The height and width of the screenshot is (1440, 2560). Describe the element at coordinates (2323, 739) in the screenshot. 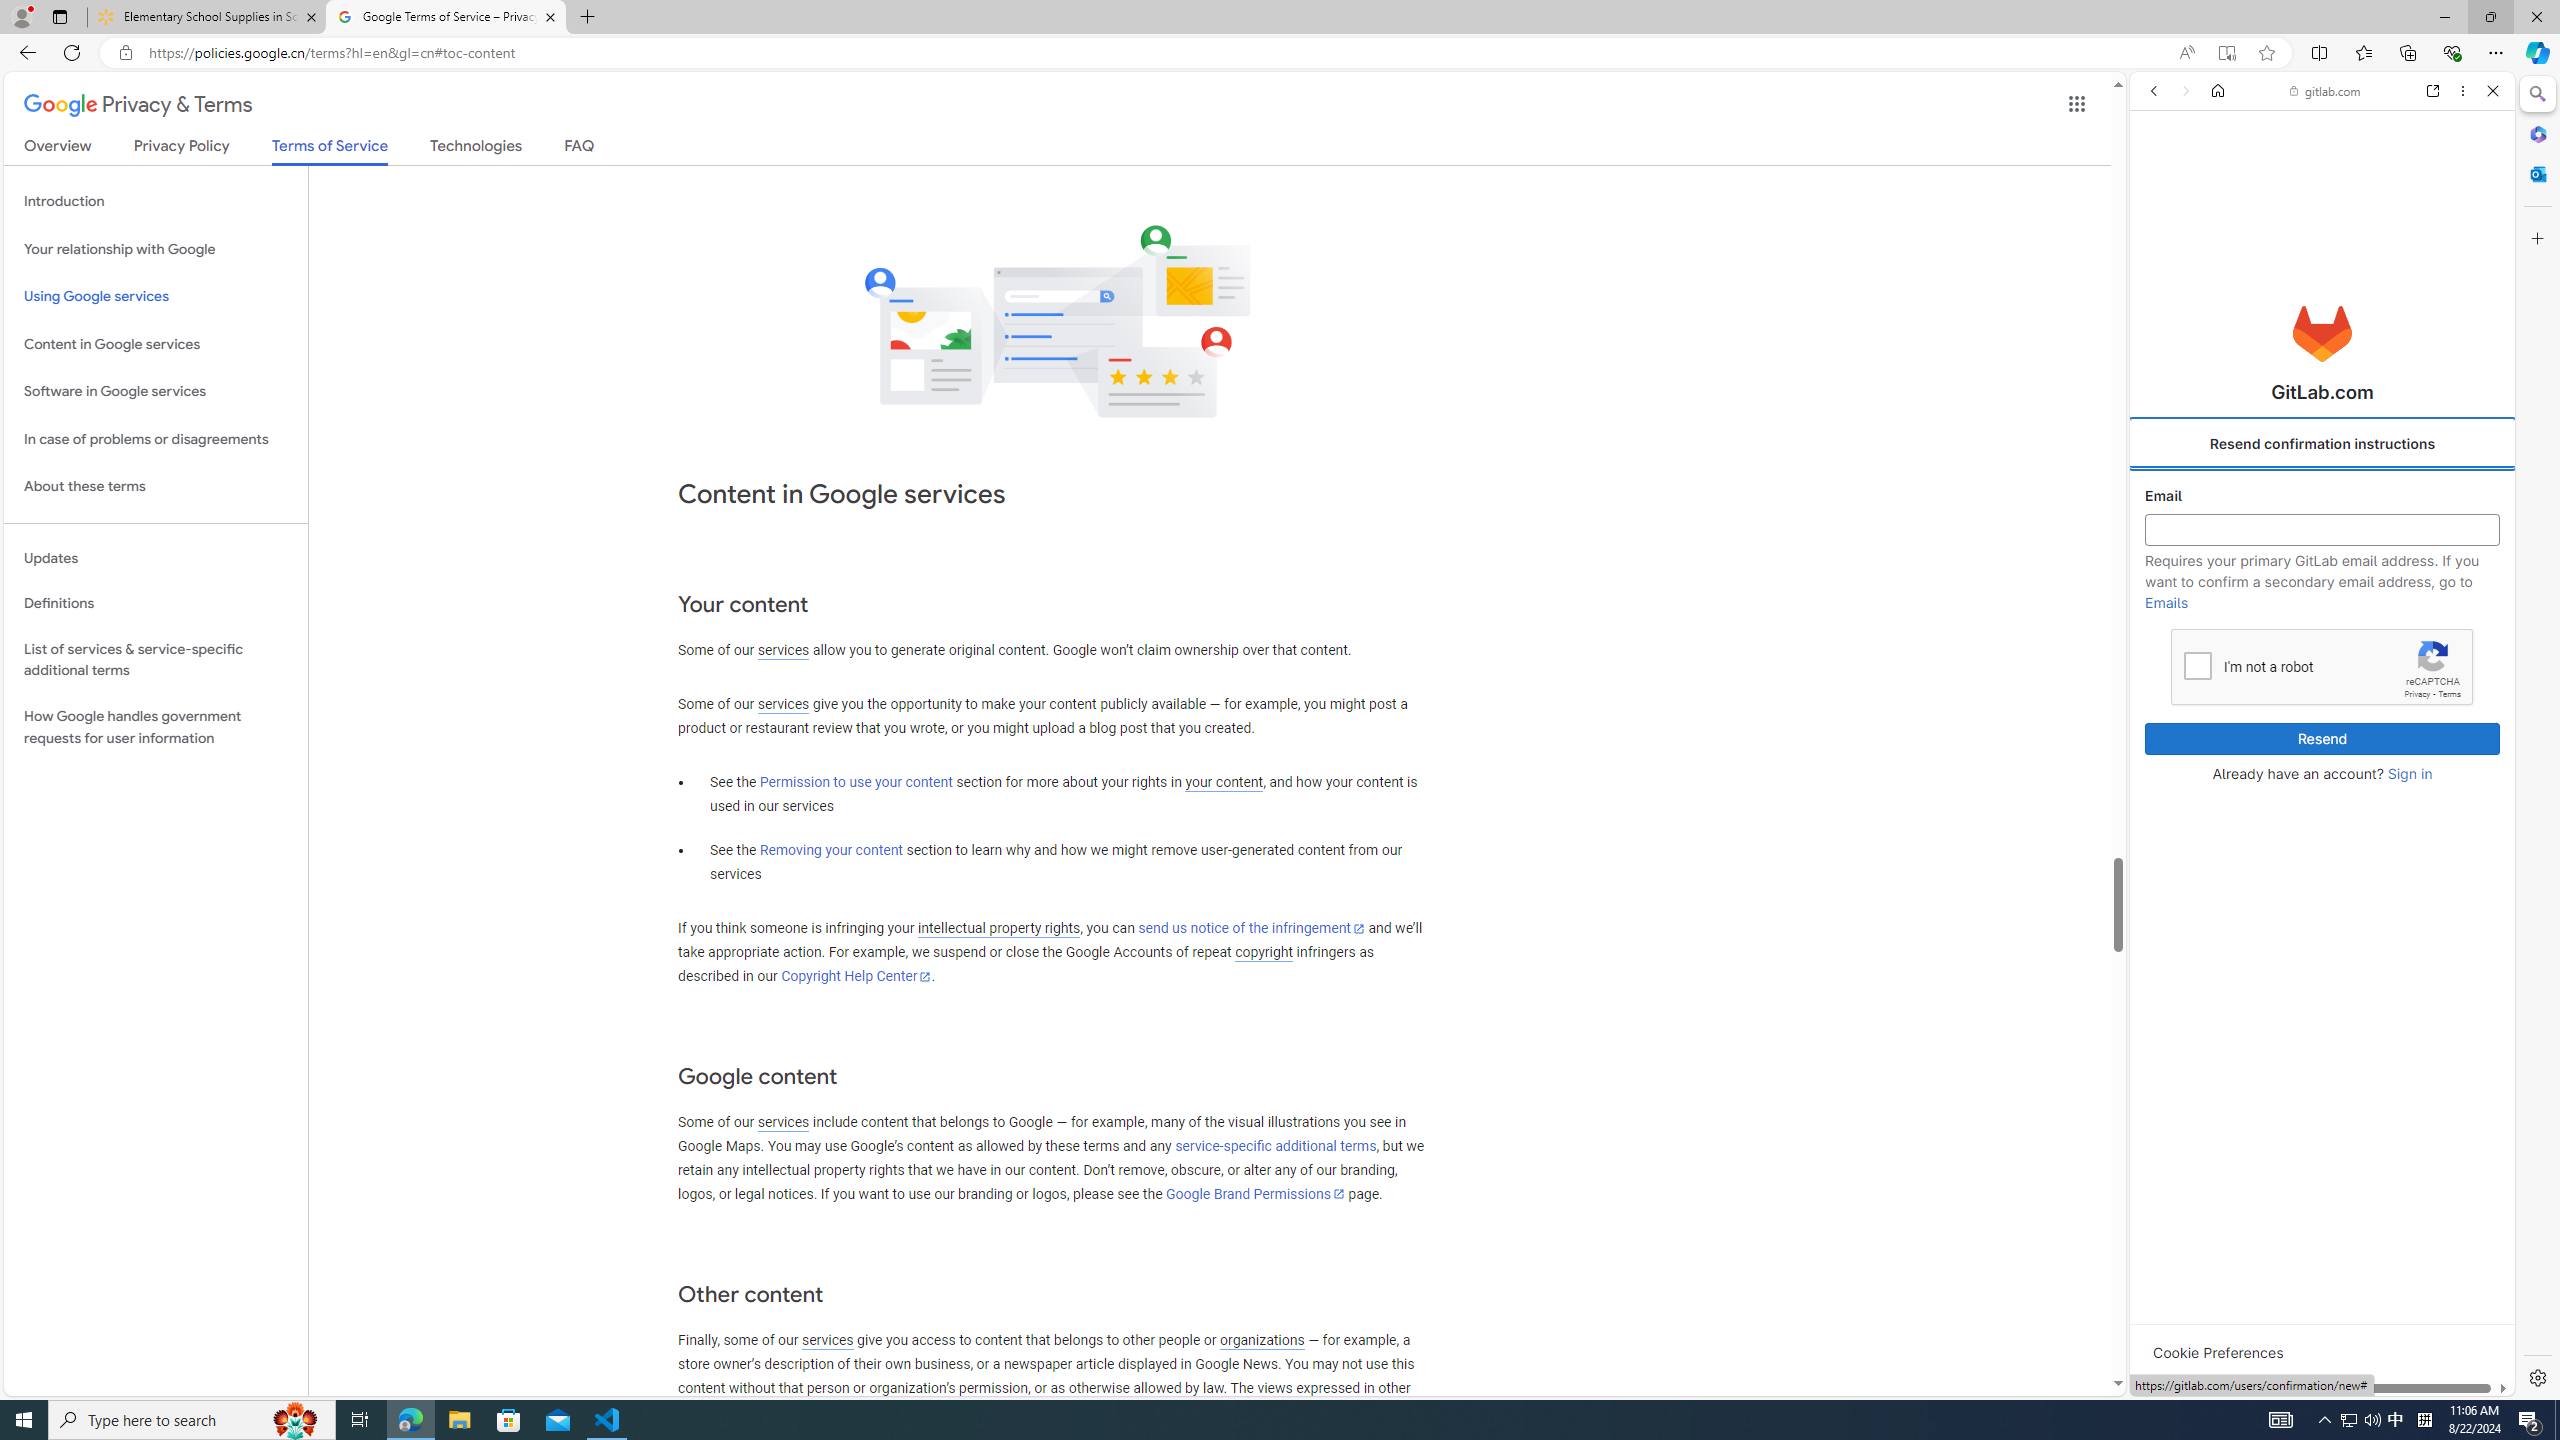

I see `'Resend'` at that location.